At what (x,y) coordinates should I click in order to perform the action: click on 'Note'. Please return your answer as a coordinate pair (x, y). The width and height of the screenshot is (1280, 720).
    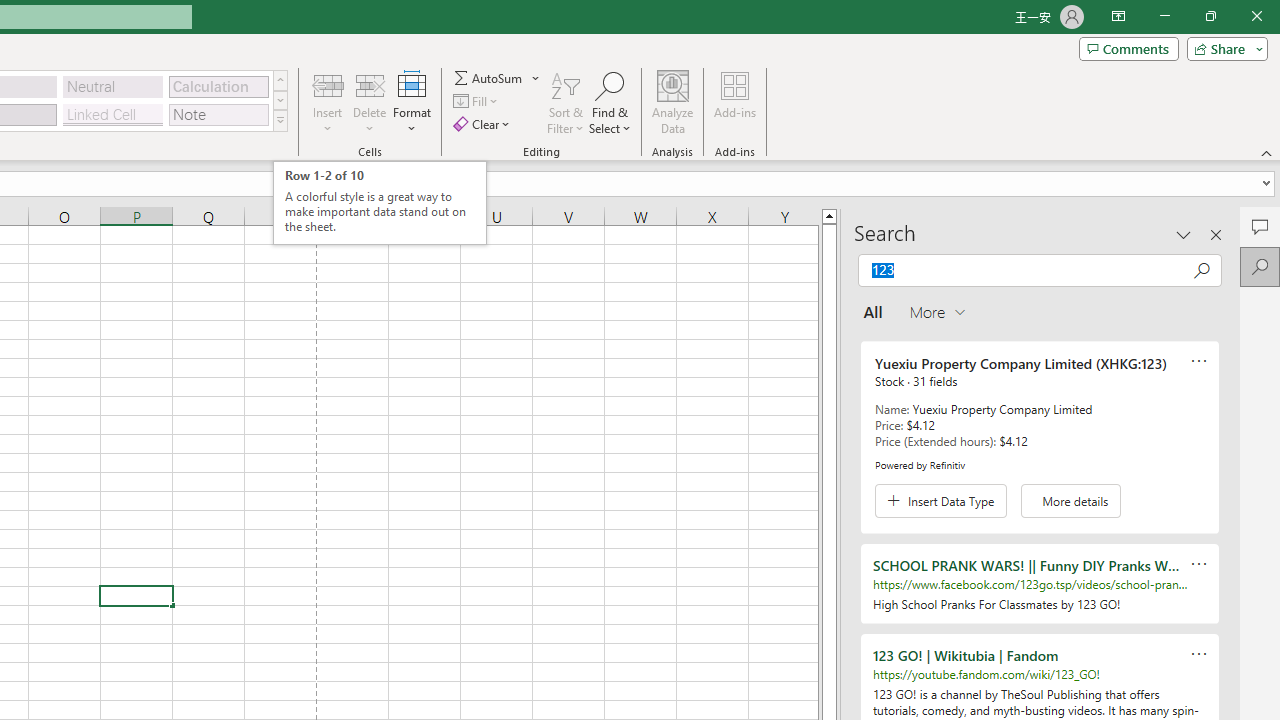
    Looking at the image, I should click on (218, 114).